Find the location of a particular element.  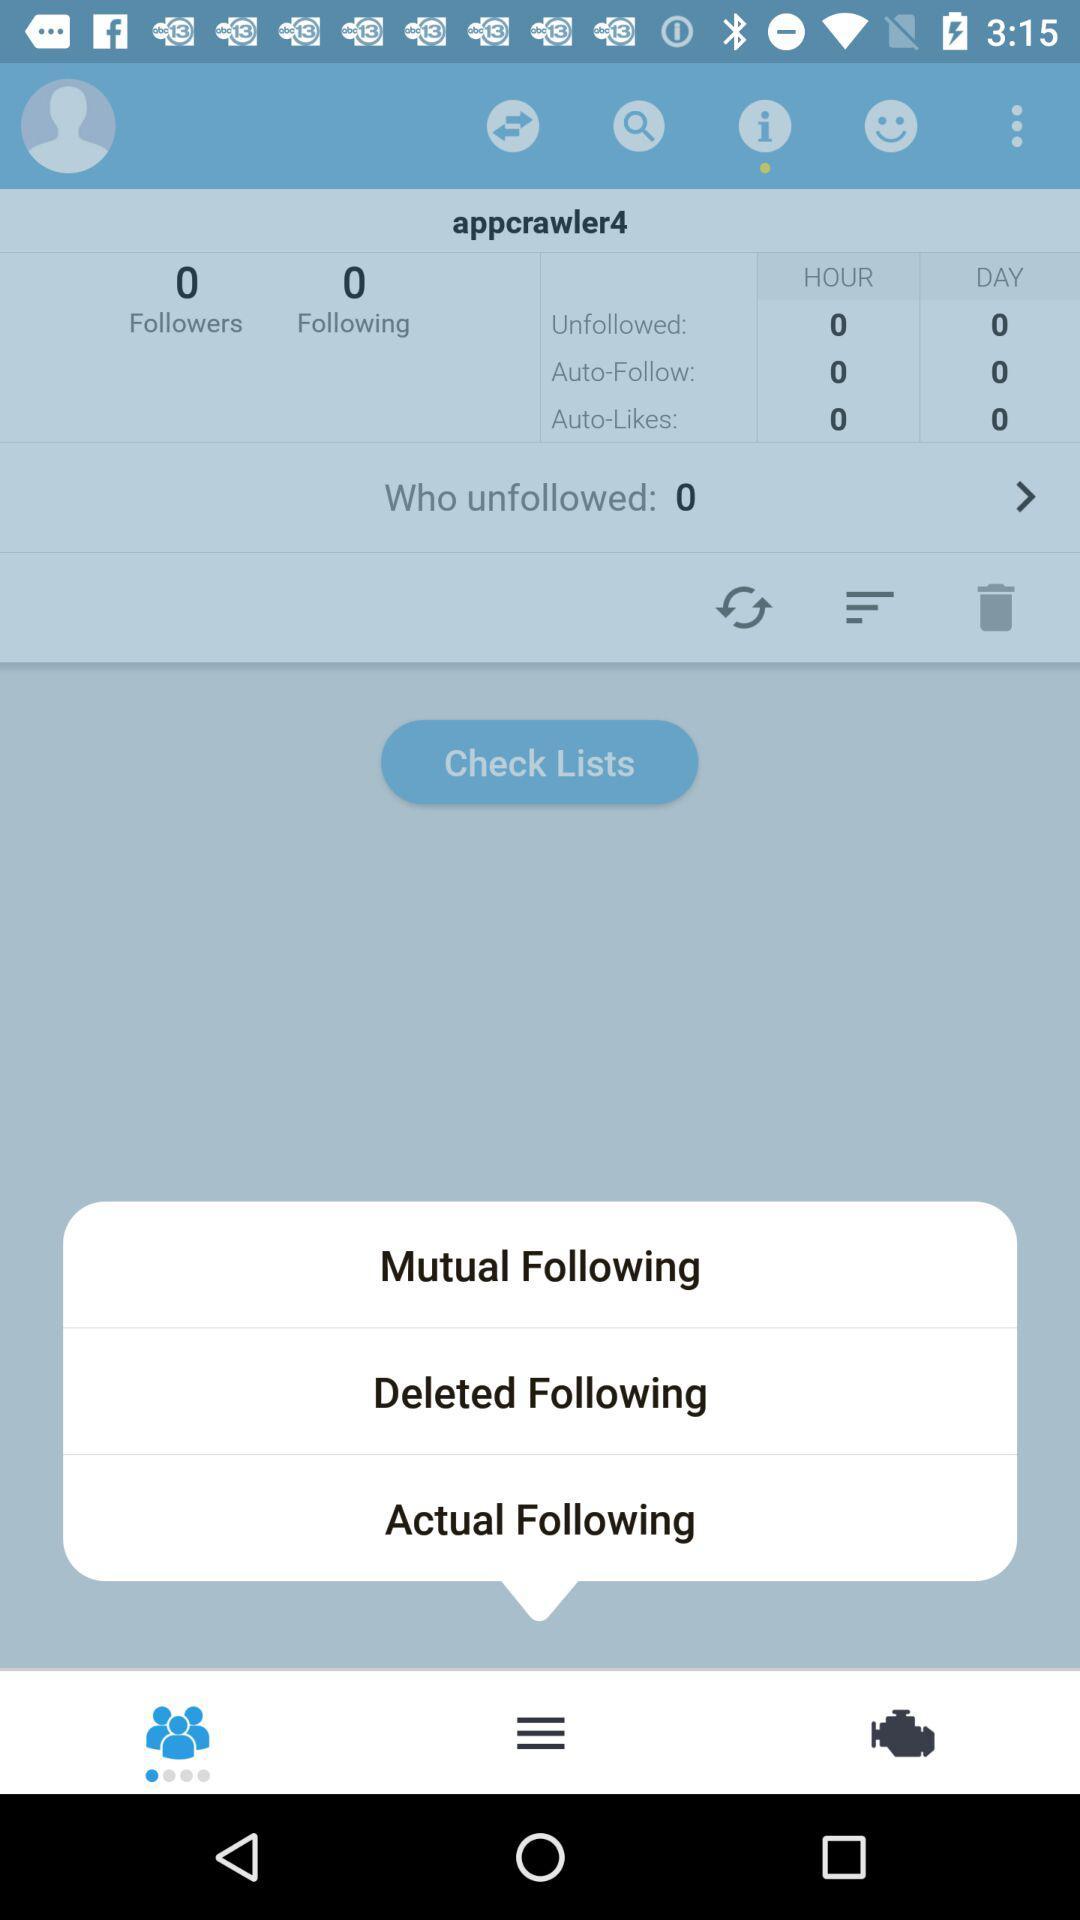

the icon below the check lists item is located at coordinates (540, 1263).